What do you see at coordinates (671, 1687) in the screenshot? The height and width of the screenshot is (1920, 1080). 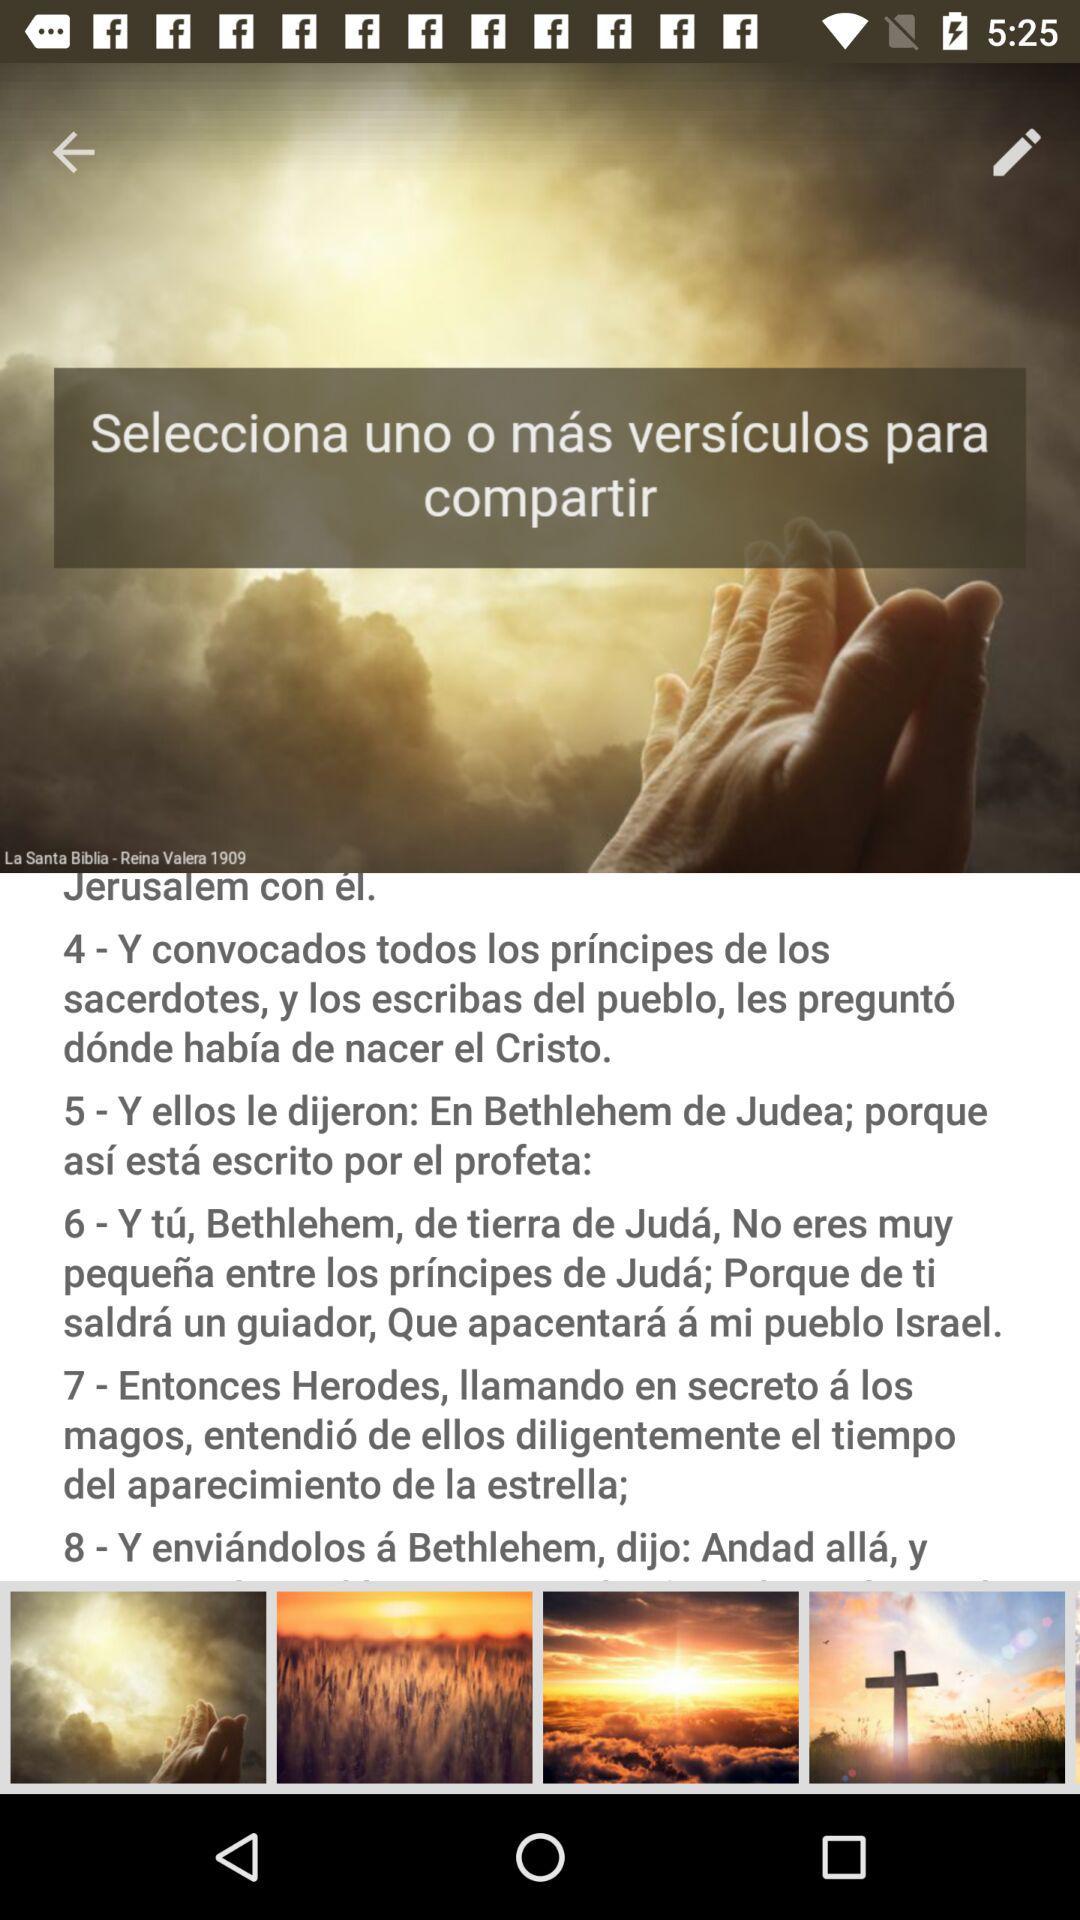 I see `the third left image from bottom` at bounding box center [671, 1687].